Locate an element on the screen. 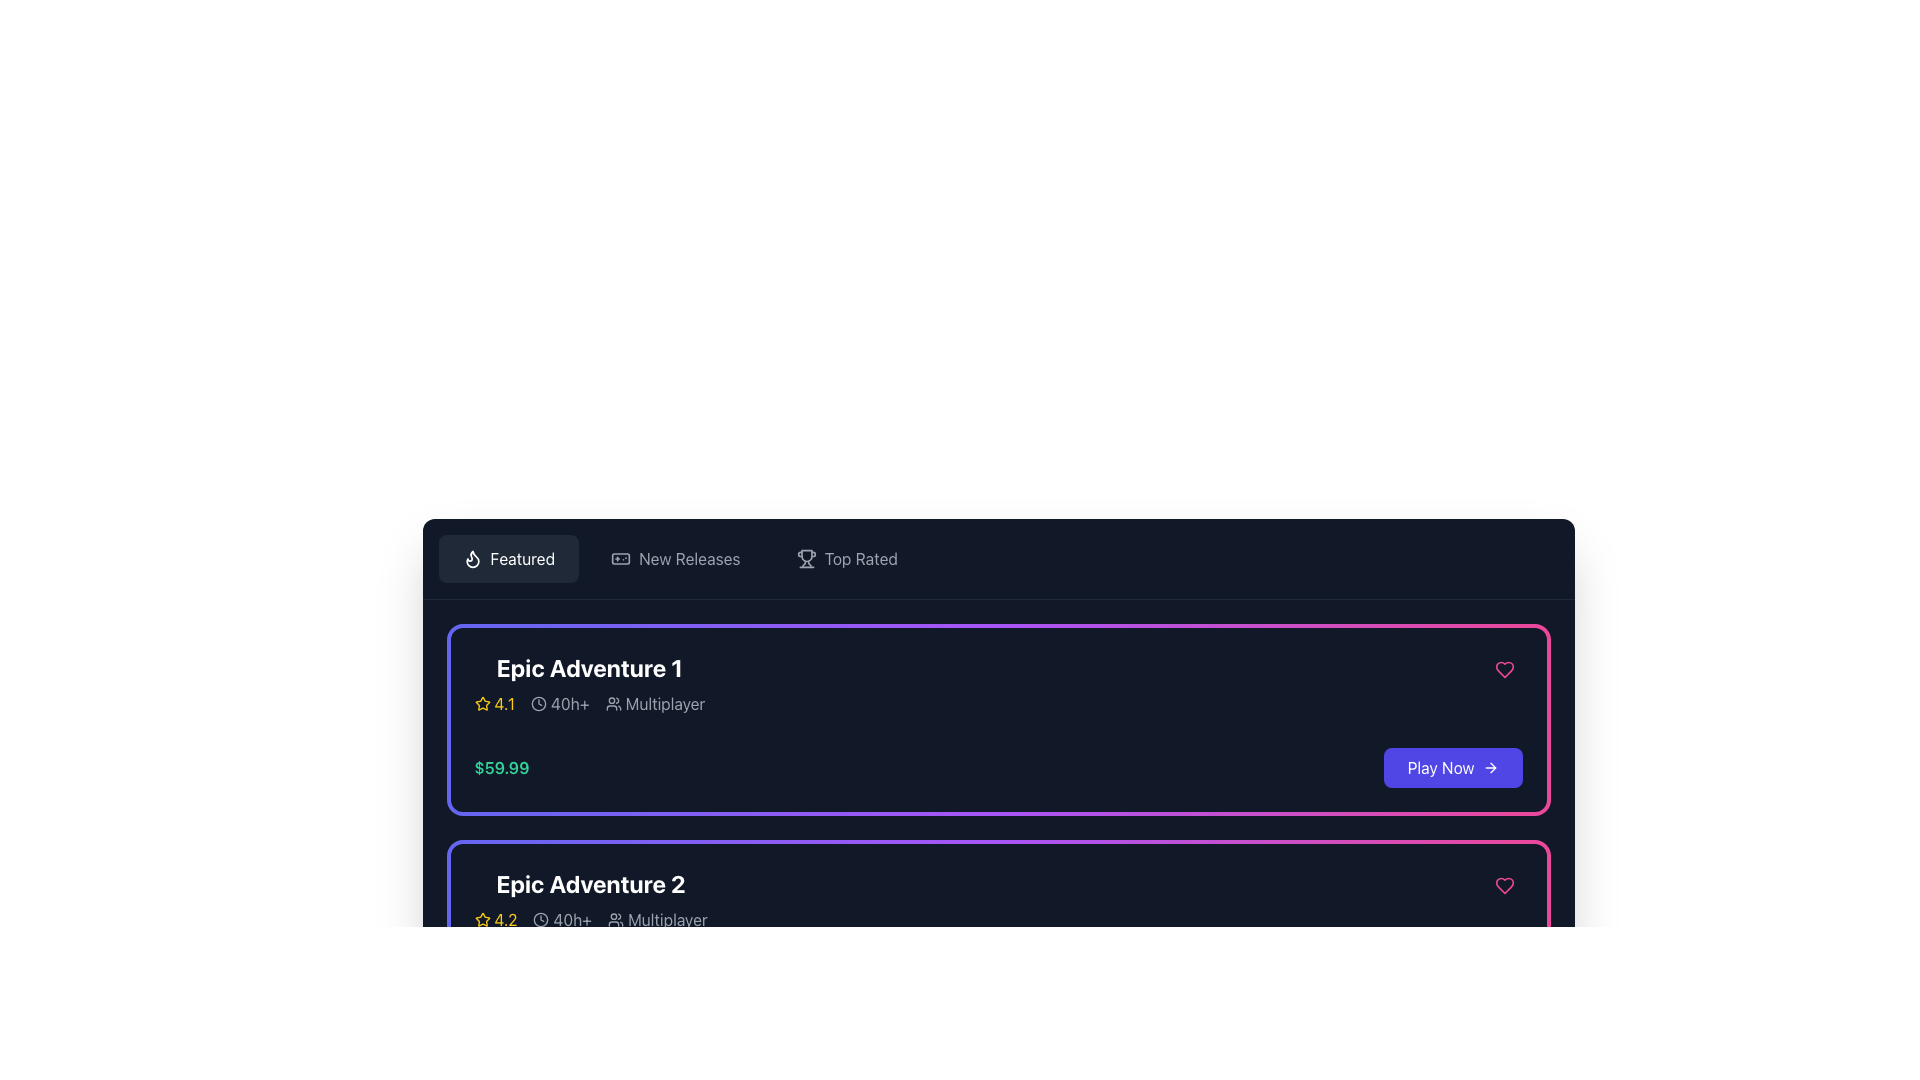  the content of the 'Multiplayer' text element with the user figures icon to gather information on multiplayer support is located at coordinates (655, 703).